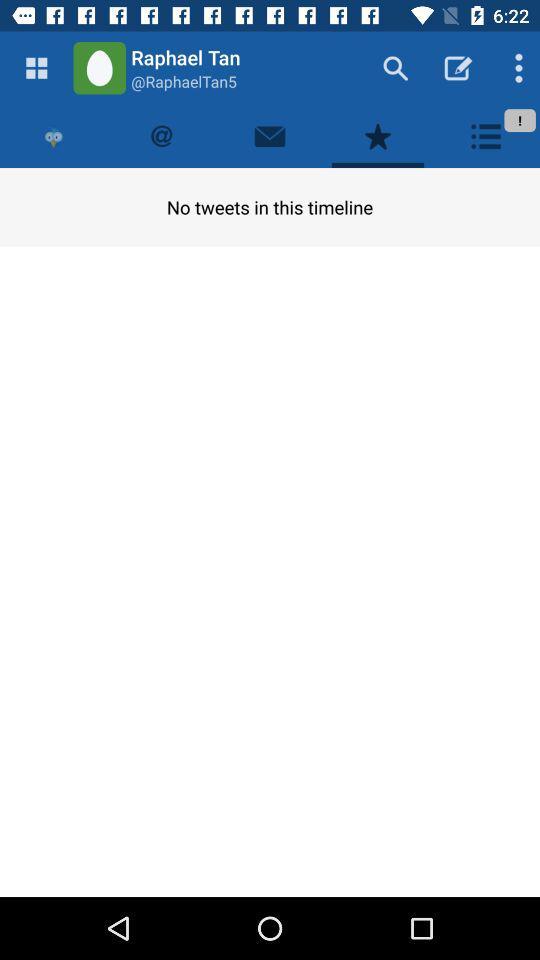 The height and width of the screenshot is (960, 540). I want to click on messages, so click(270, 135).